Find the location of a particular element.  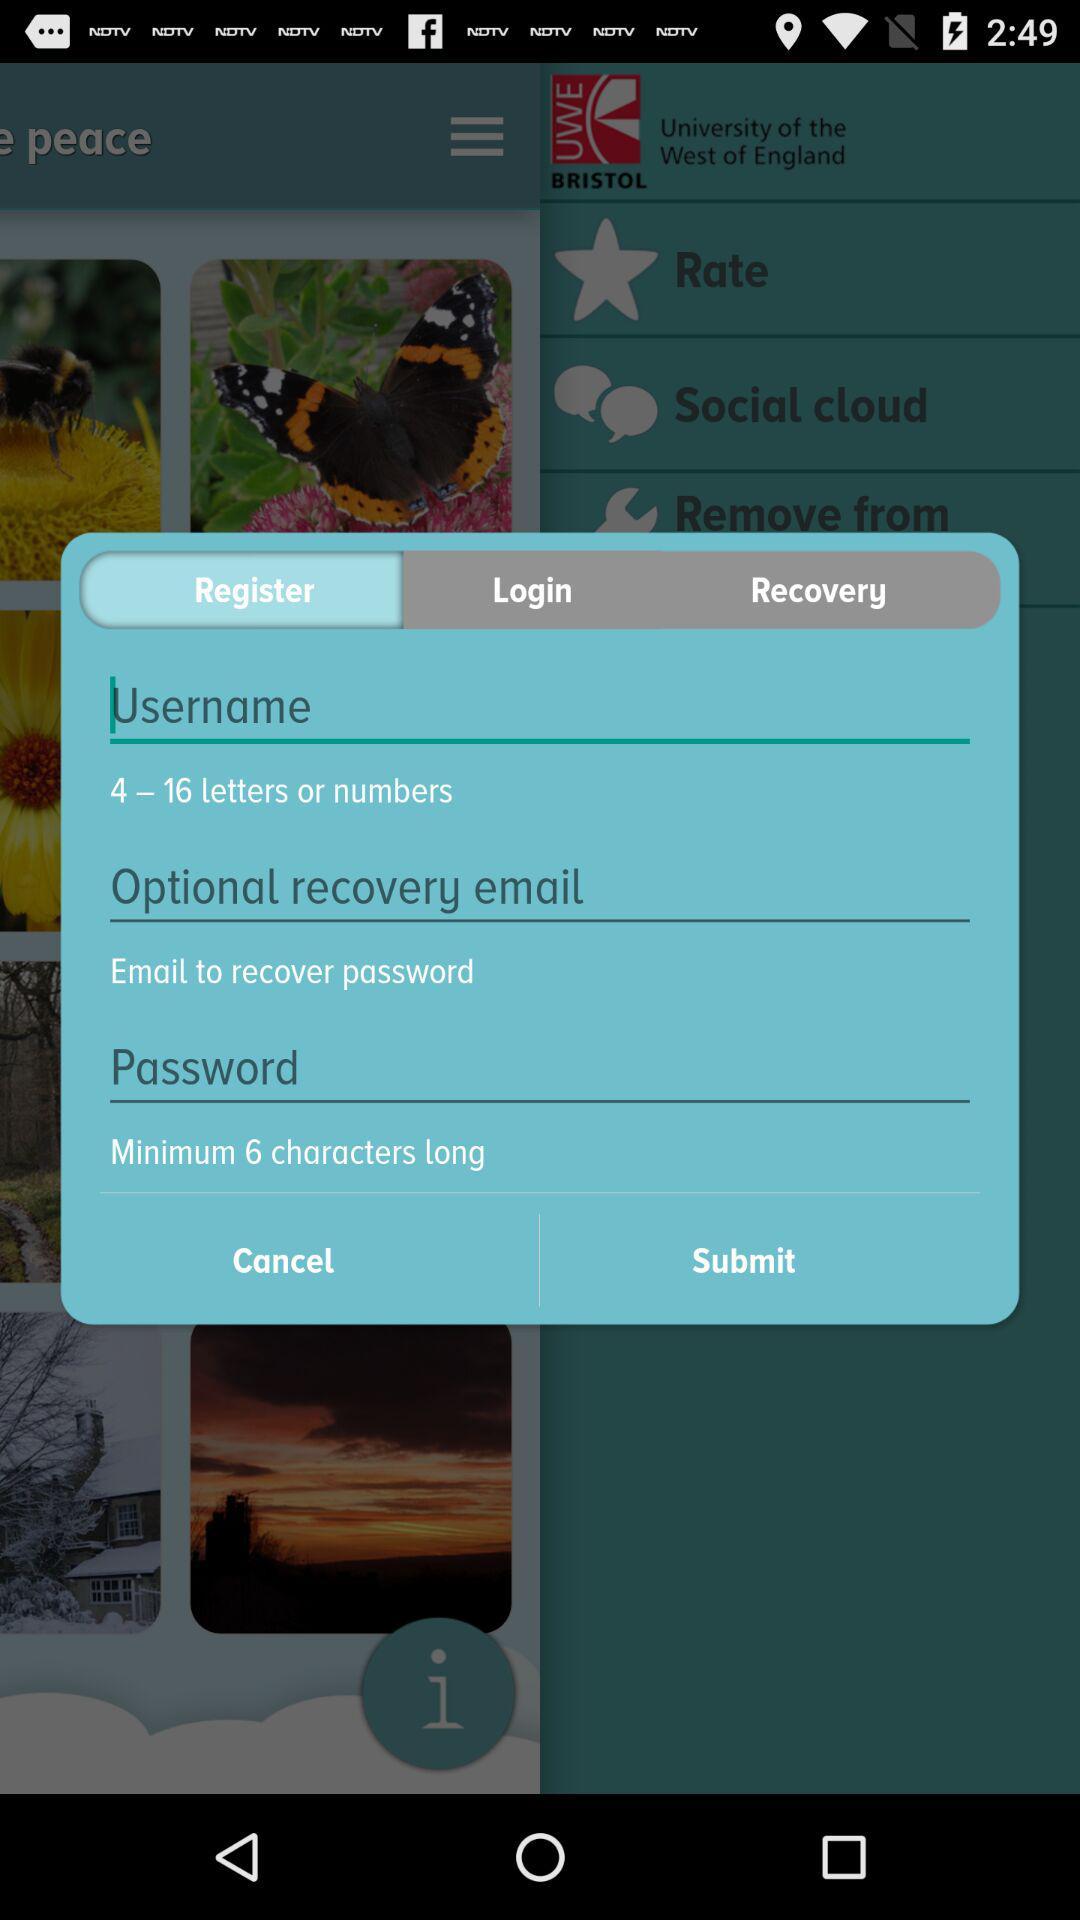

item above 4 16 letters is located at coordinates (540, 706).